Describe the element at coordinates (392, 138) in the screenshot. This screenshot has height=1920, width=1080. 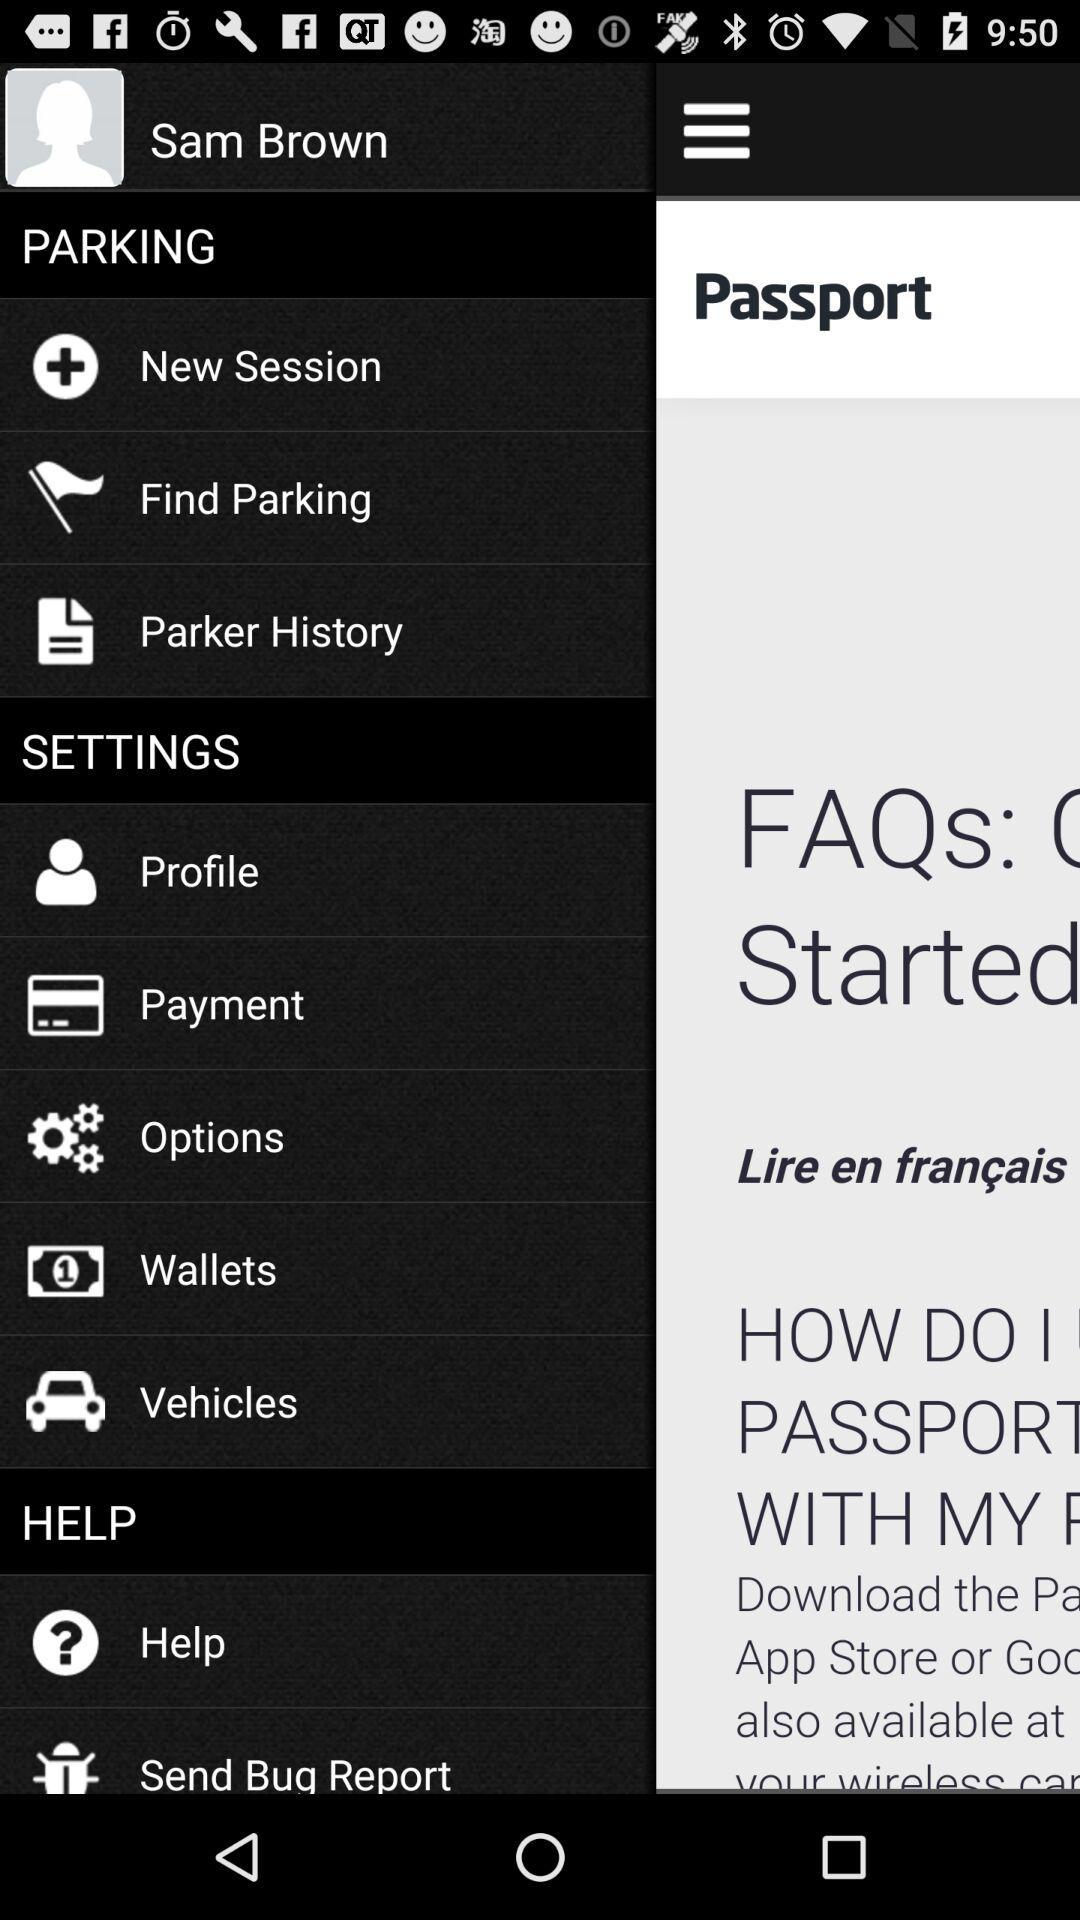
I see `sam` at that location.